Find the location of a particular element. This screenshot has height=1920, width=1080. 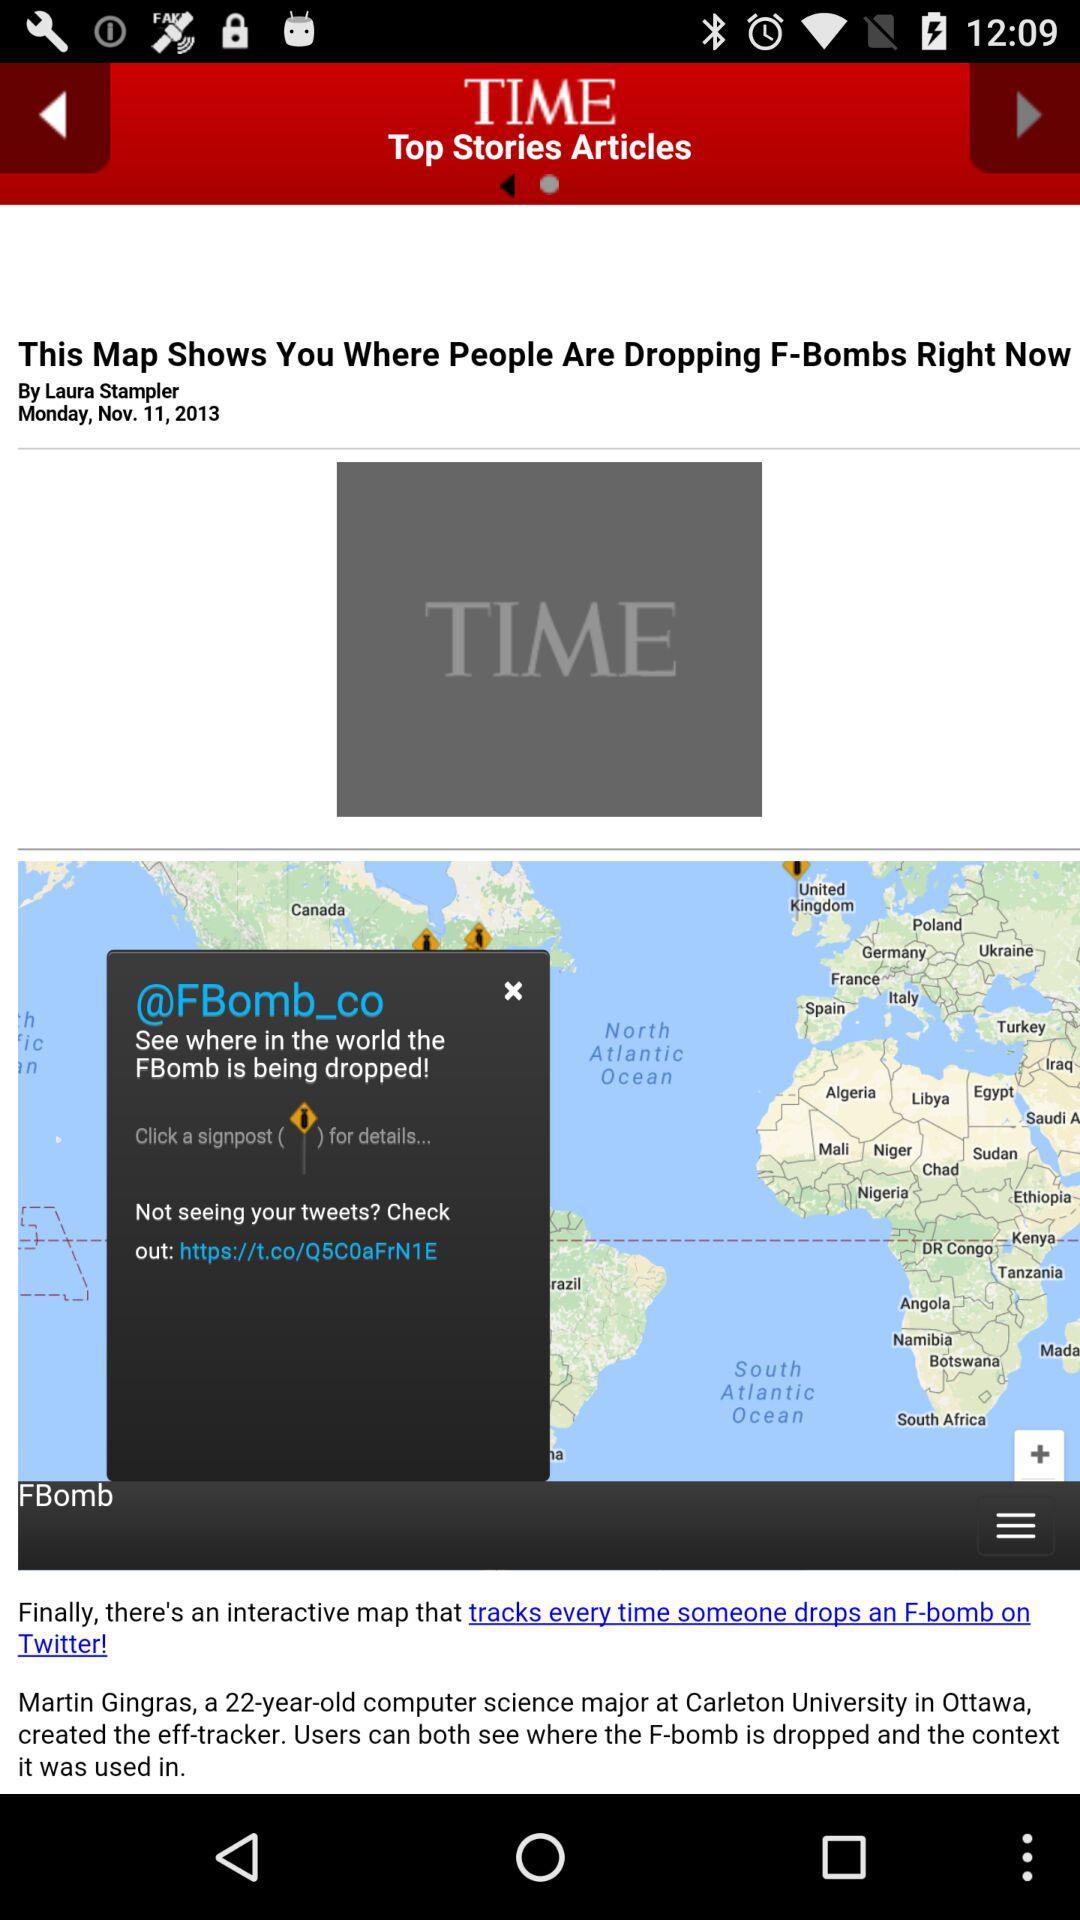

the delete icon is located at coordinates (538, 107).